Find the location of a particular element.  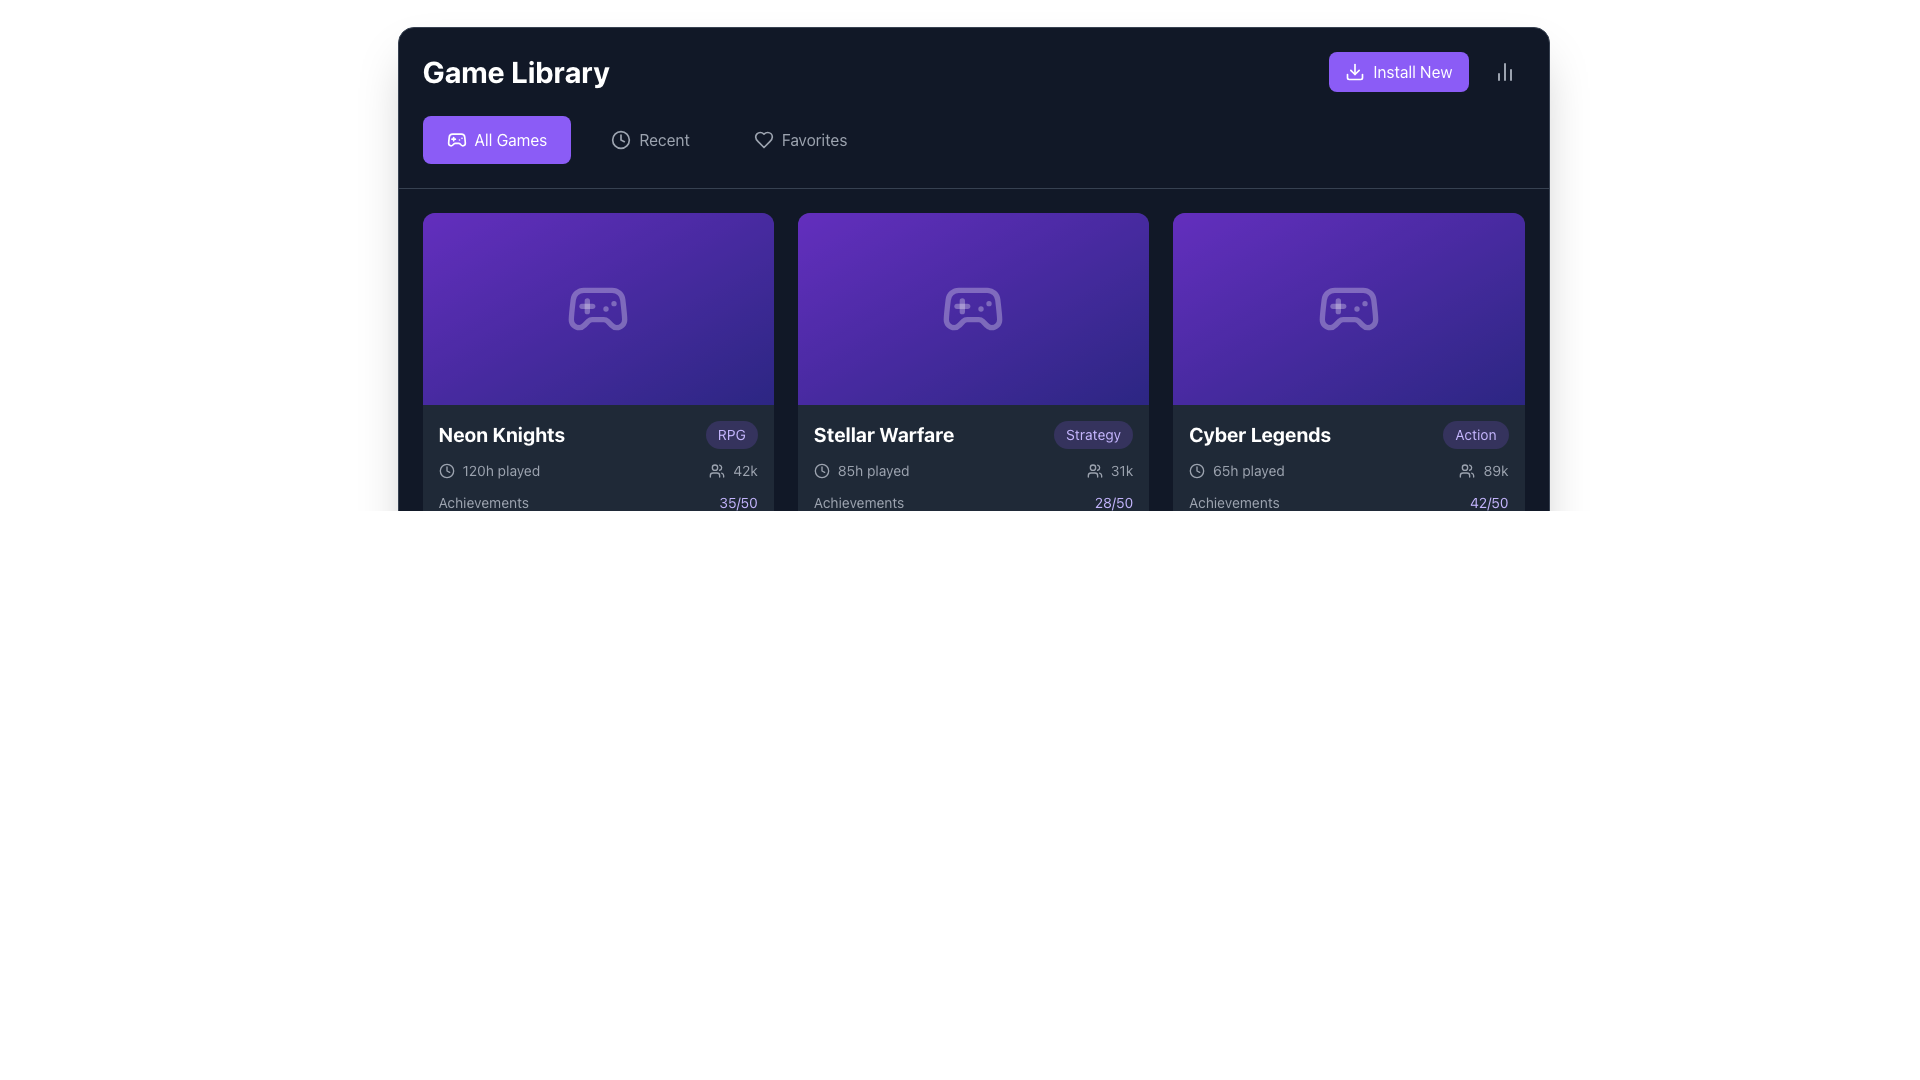

the Statistic display with icon and text showing '89k' is located at coordinates (1483, 470).